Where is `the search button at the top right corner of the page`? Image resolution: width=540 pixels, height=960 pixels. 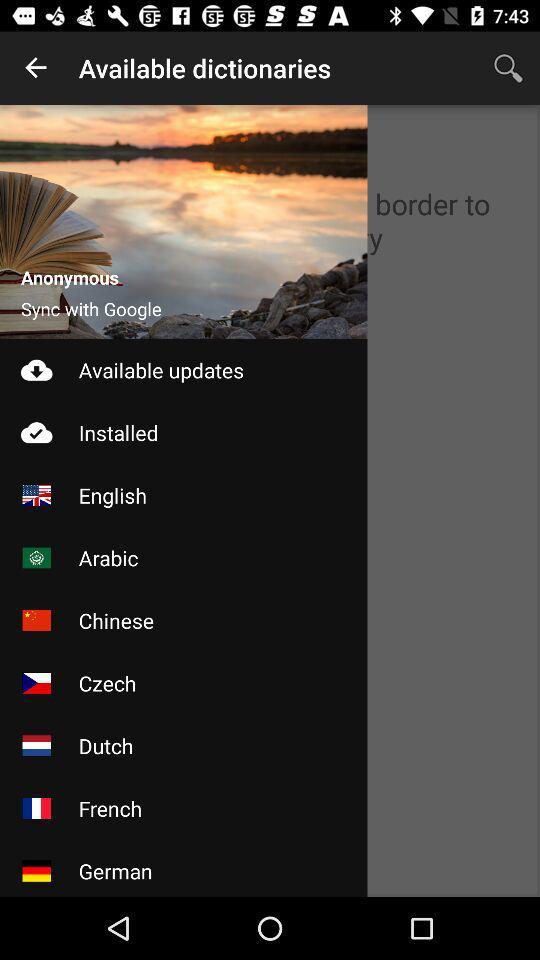 the search button at the top right corner of the page is located at coordinates (508, 68).